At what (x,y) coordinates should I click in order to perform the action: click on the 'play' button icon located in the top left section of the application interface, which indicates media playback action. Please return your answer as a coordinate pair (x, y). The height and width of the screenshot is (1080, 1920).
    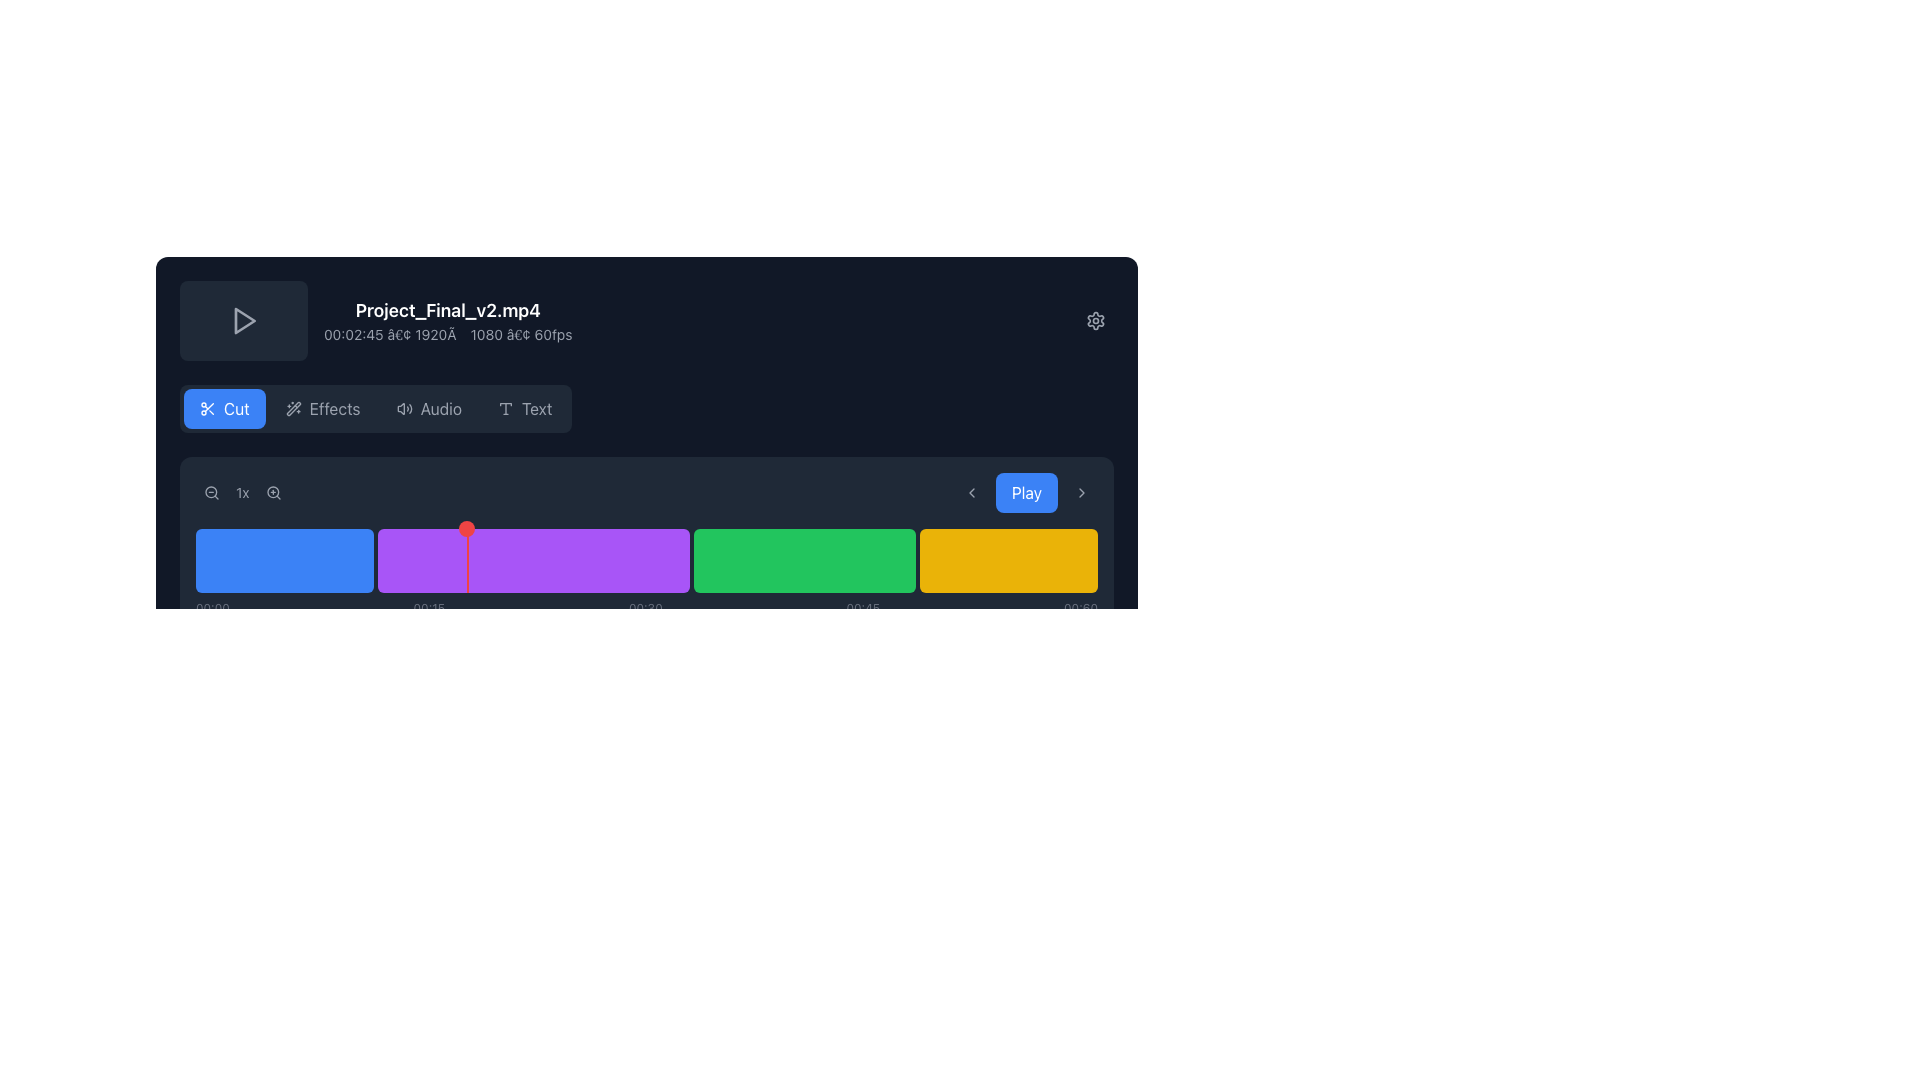
    Looking at the image, I should click on (244, 319).